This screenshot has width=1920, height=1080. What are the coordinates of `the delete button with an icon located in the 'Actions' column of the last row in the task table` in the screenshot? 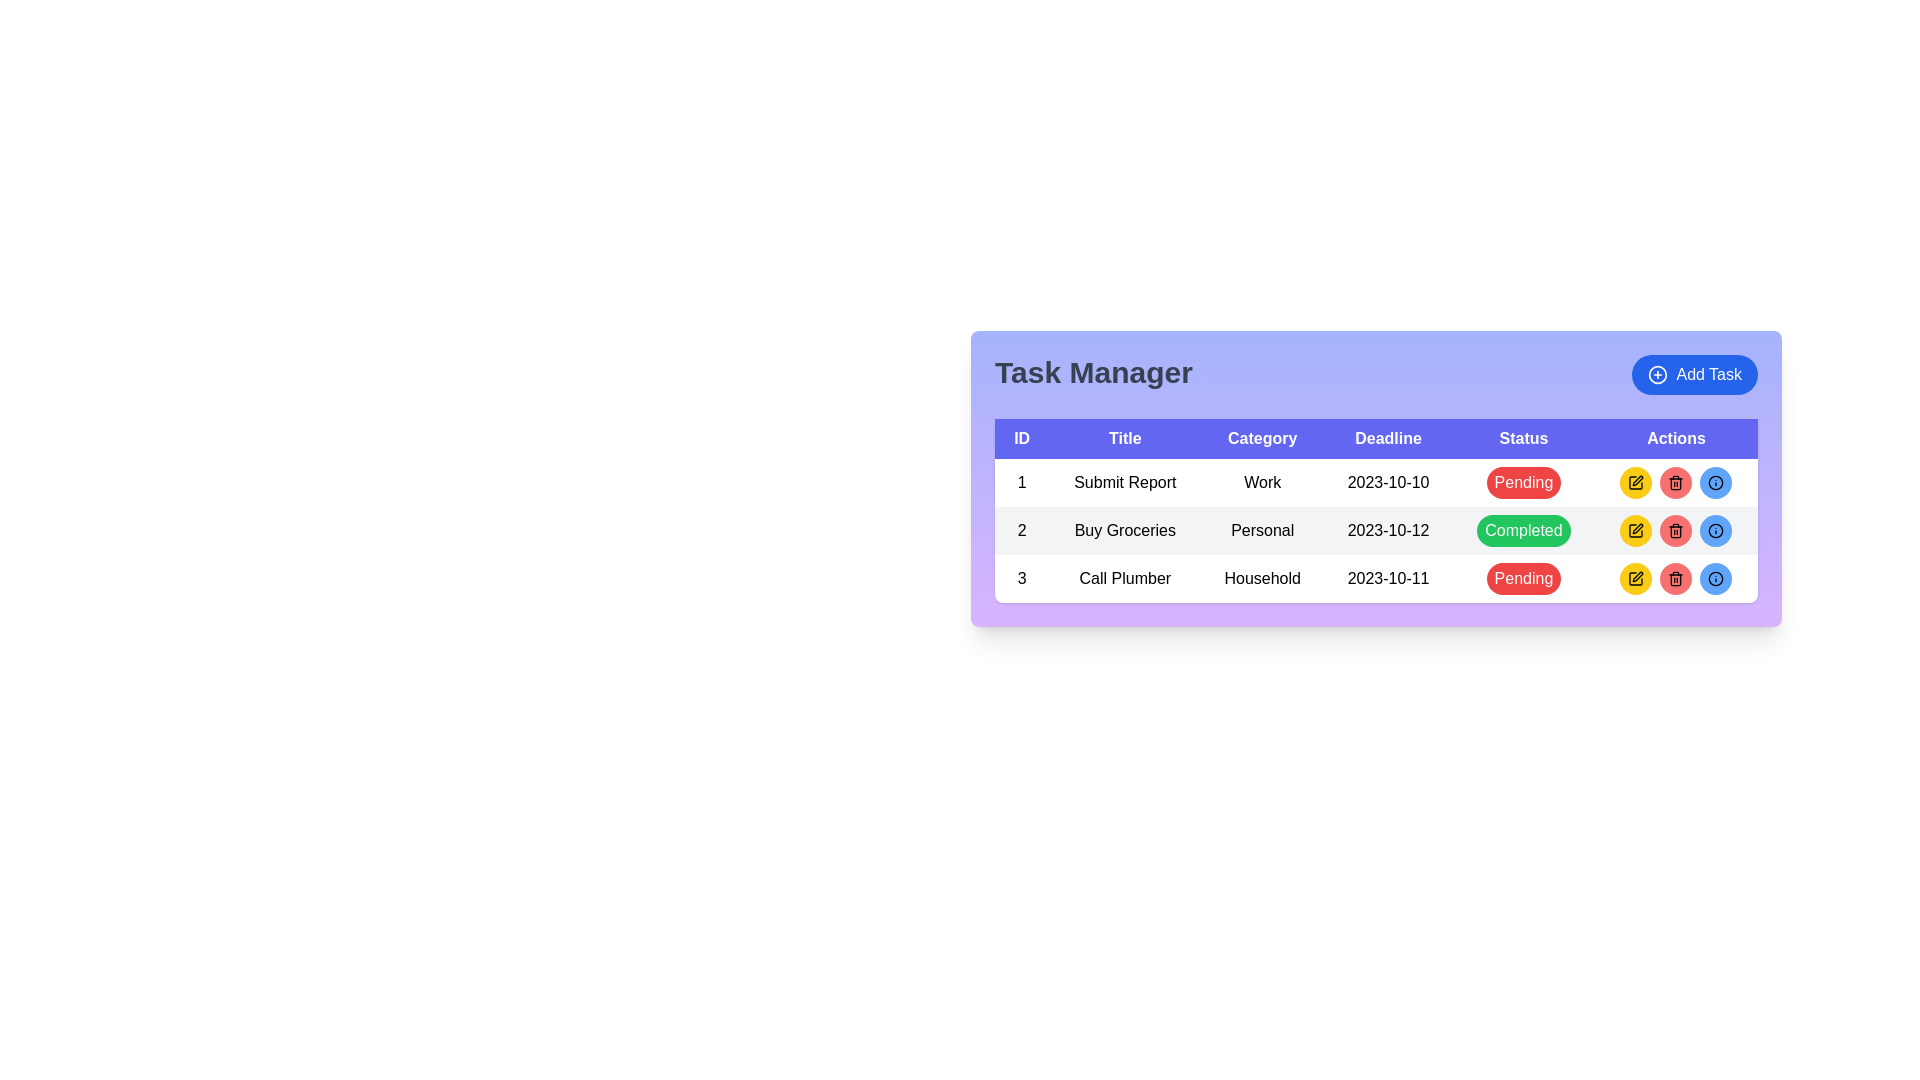 It's located at (1676, 578).